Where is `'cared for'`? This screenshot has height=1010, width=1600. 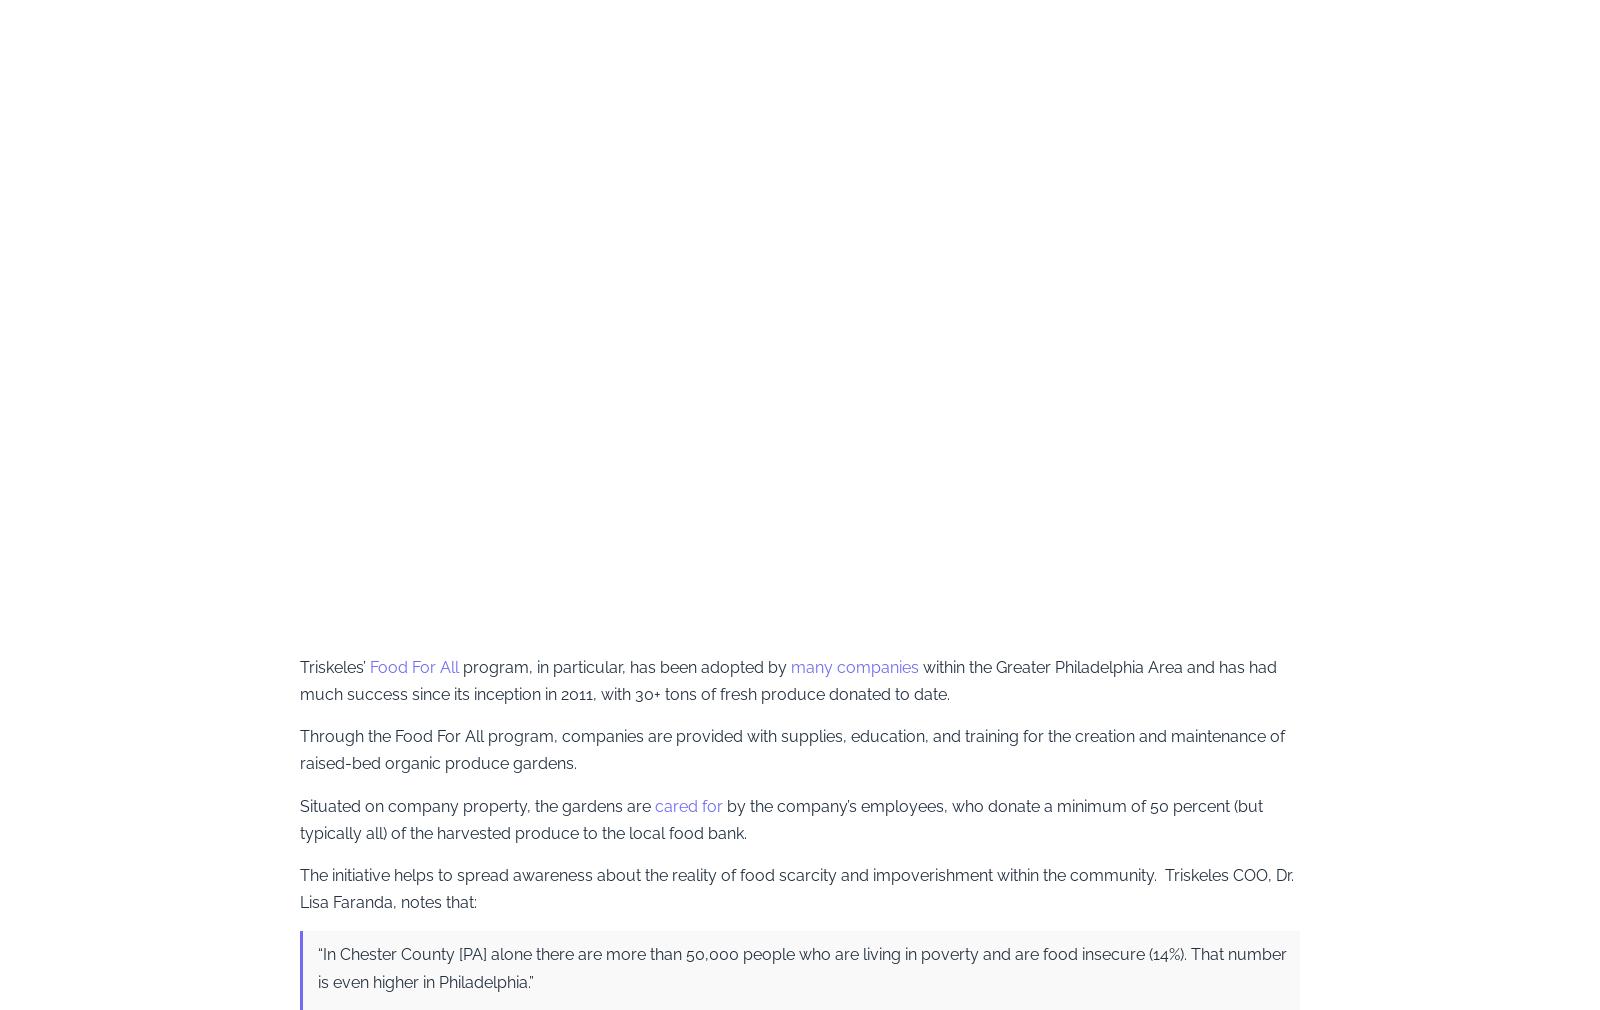 'cared for' is located at coordinates (688, 805).